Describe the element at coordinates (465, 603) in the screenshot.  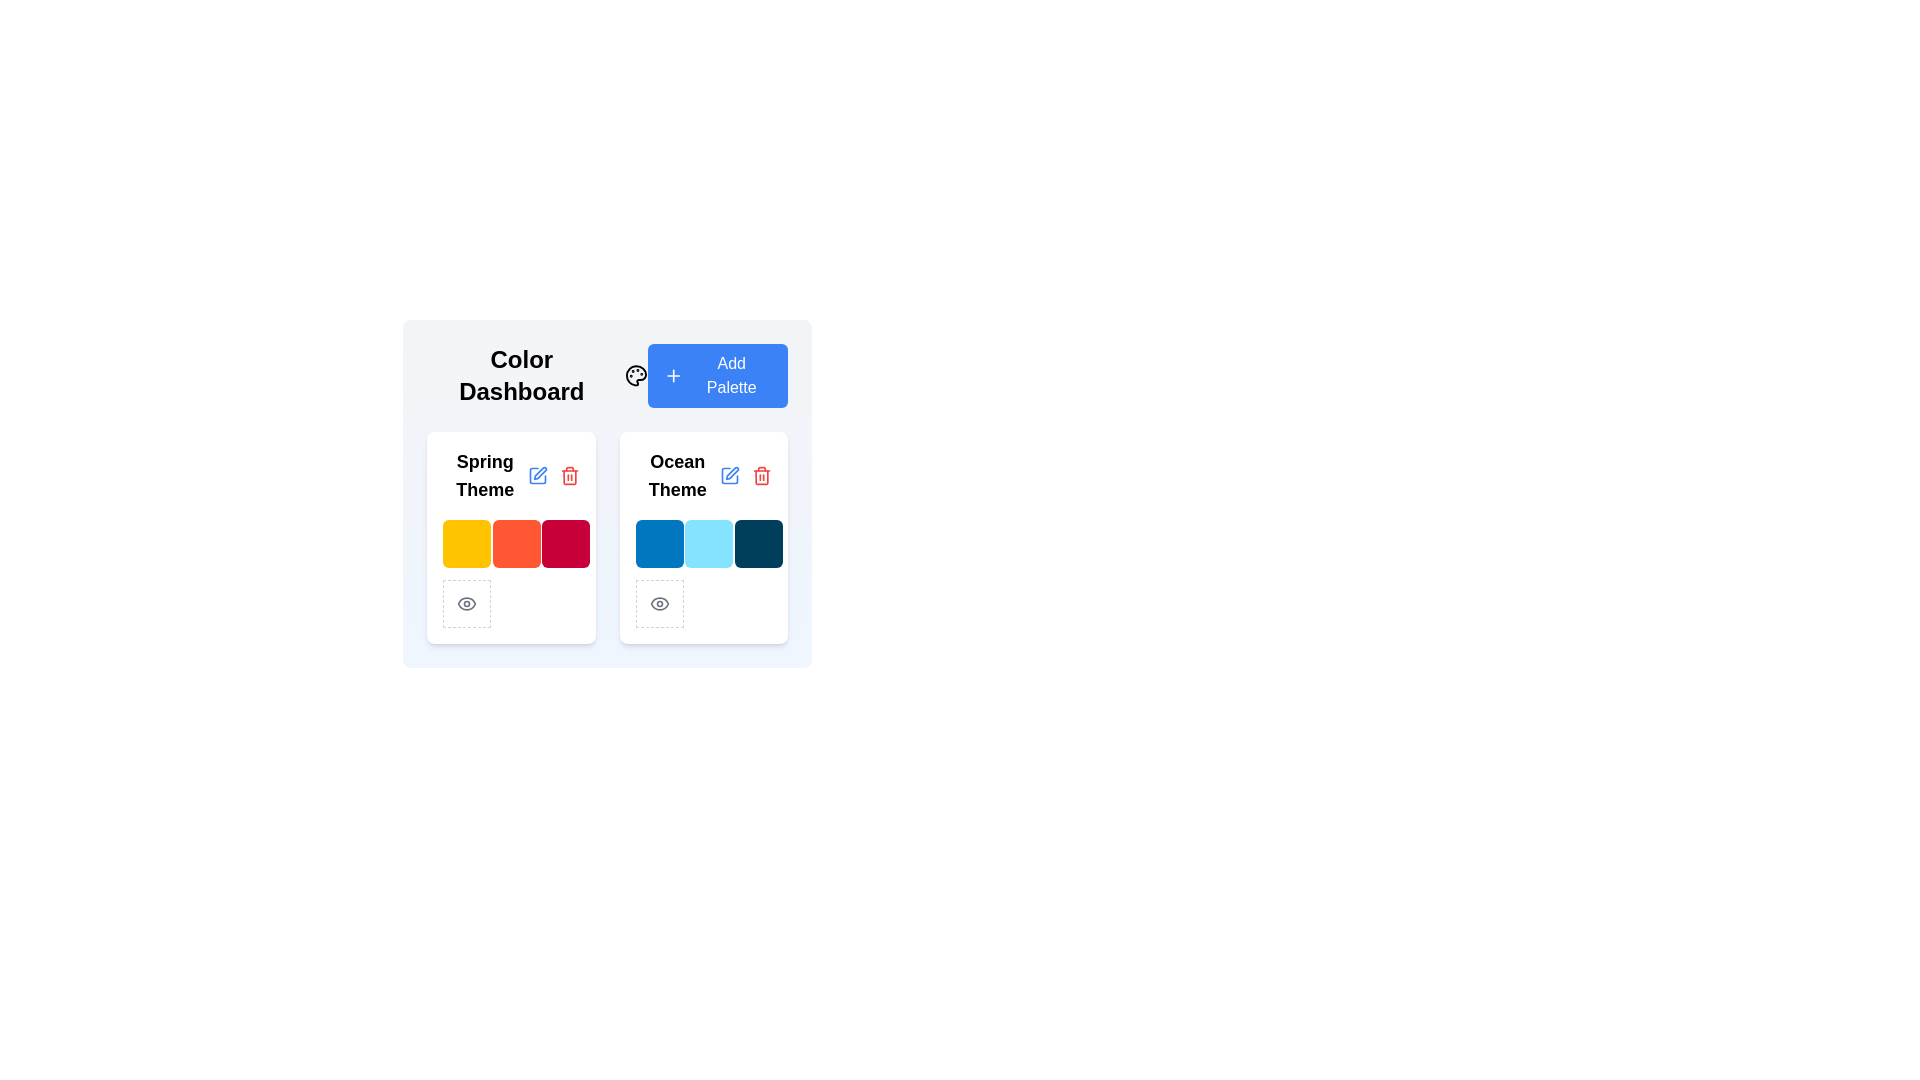
I see `the button located in the bottom-left of the grid, which is the fourth element in a three-column layout` at that location.